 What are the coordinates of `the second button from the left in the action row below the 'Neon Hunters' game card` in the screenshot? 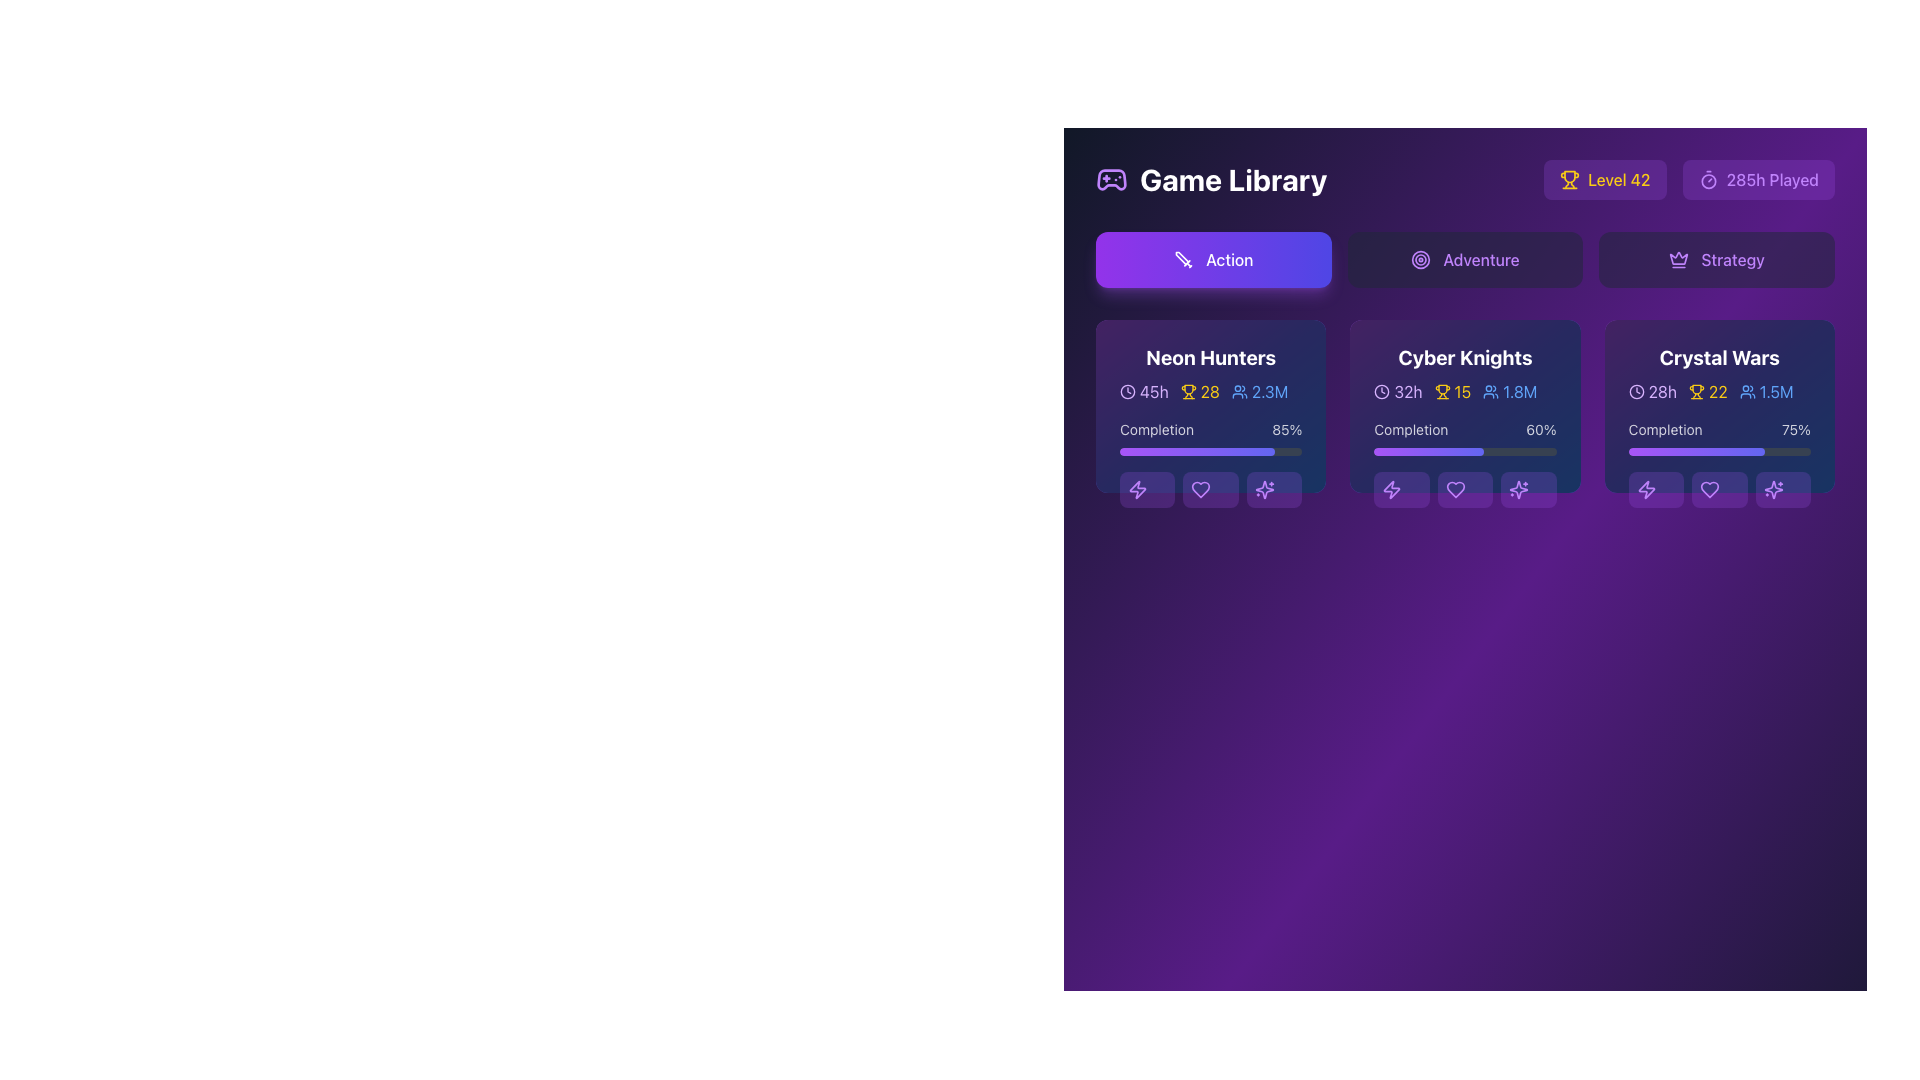 It's located at (1200, 489).